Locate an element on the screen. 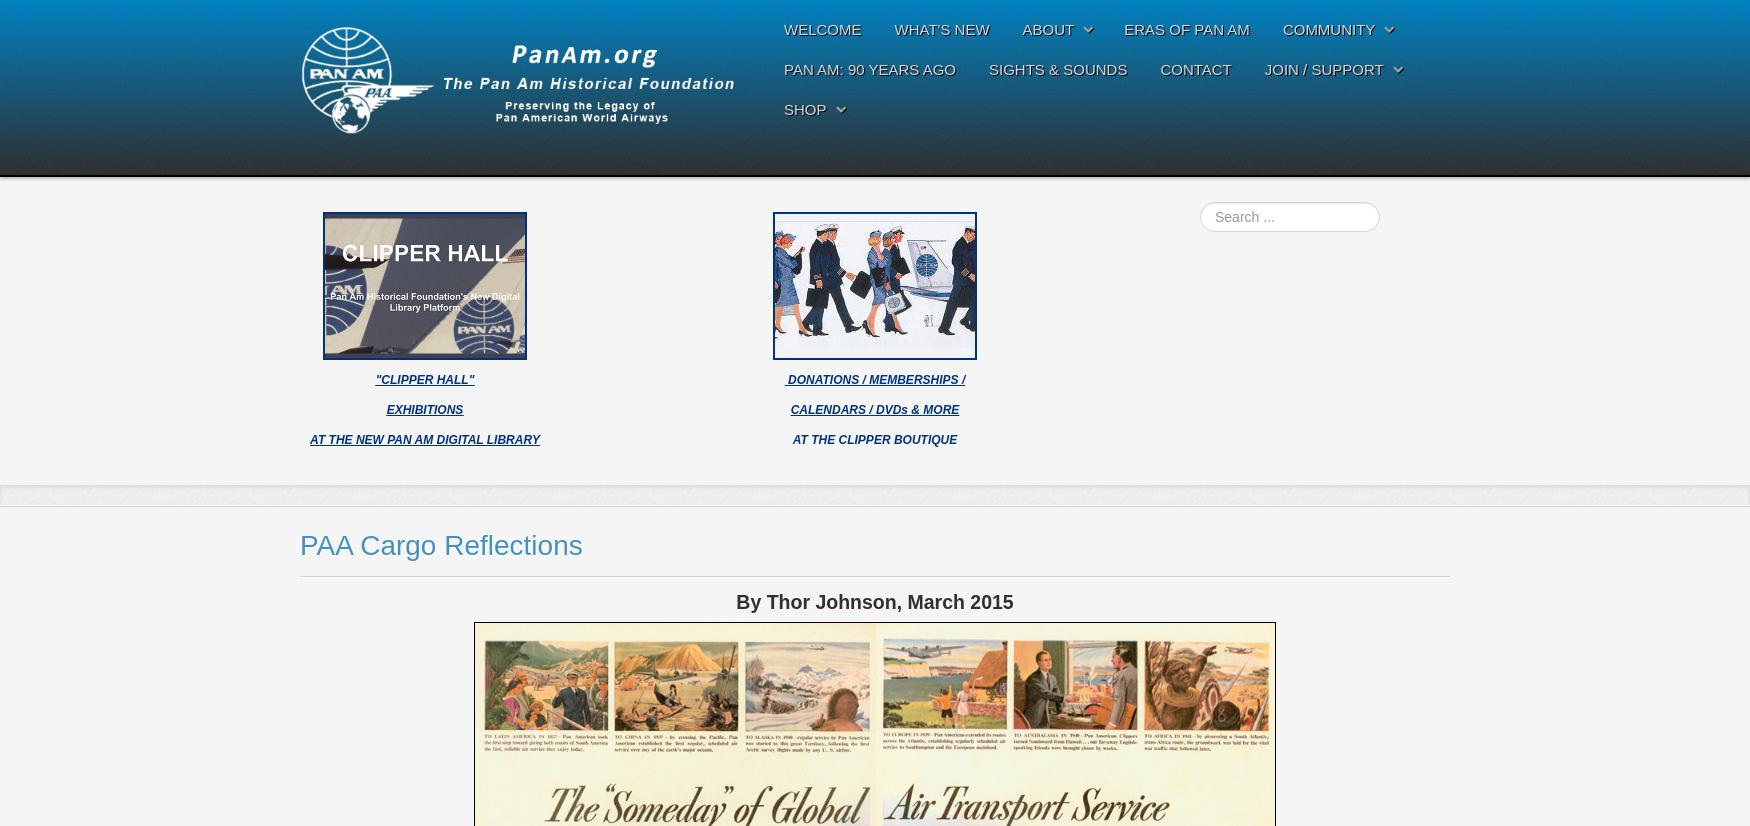  'SHOP' is located at coordinates (783, 108).